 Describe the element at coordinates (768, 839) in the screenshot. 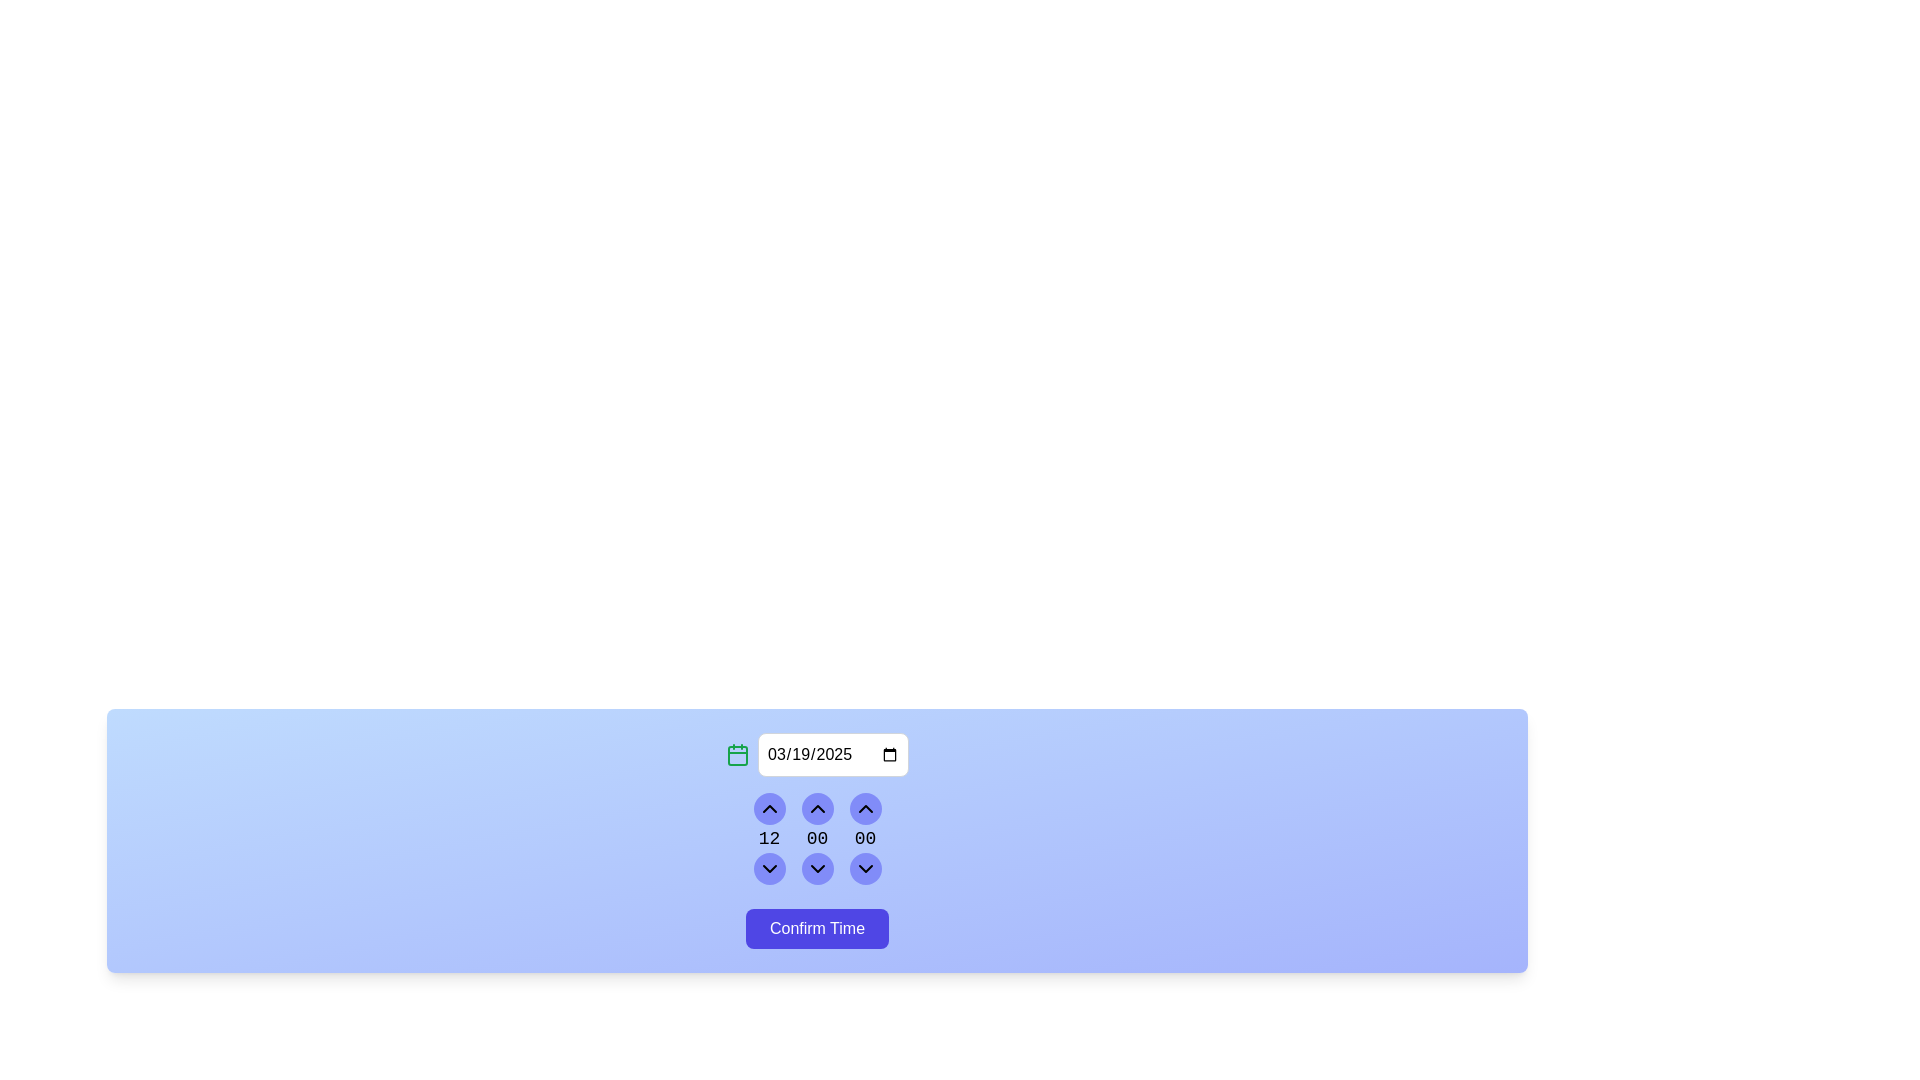

I see `the static text display element showing '12', which is part of the numeric spinner component used for selecting hour values, located above the 'Confirm Time' button` at that location.